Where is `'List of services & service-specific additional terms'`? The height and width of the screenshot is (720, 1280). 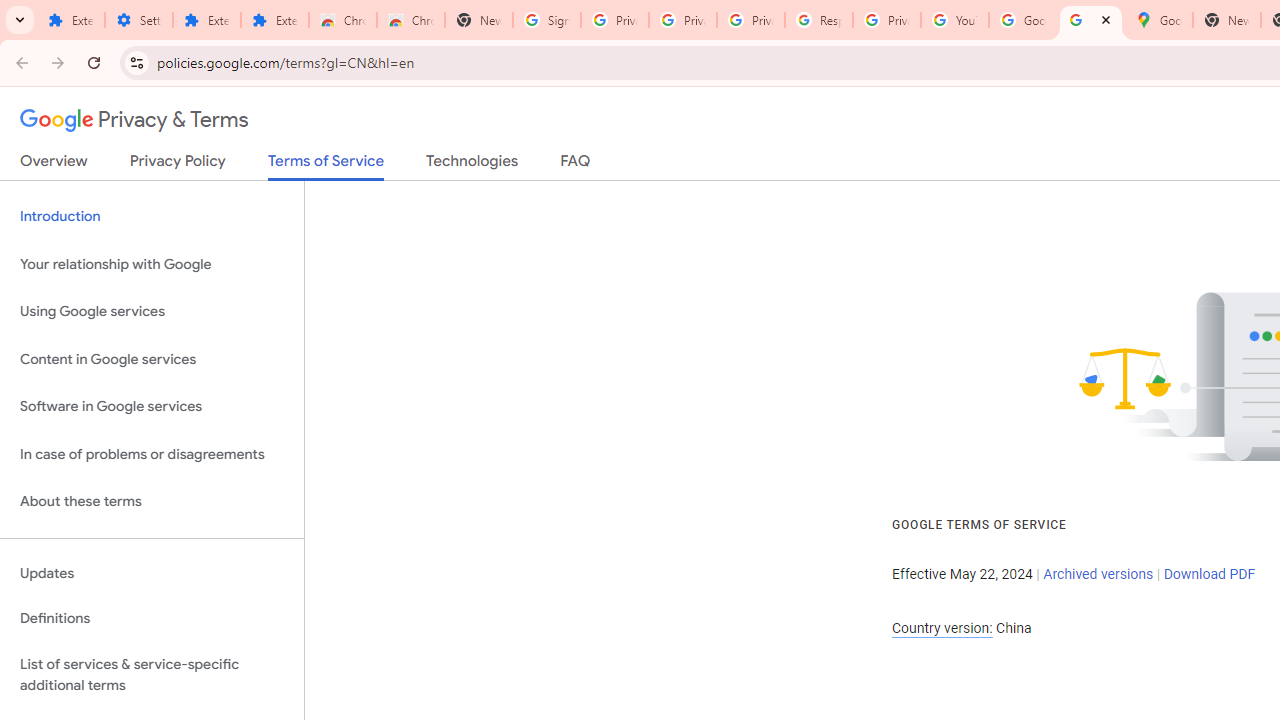
'List of services & service-specific additional terms' is located at coordinates (151, 675).